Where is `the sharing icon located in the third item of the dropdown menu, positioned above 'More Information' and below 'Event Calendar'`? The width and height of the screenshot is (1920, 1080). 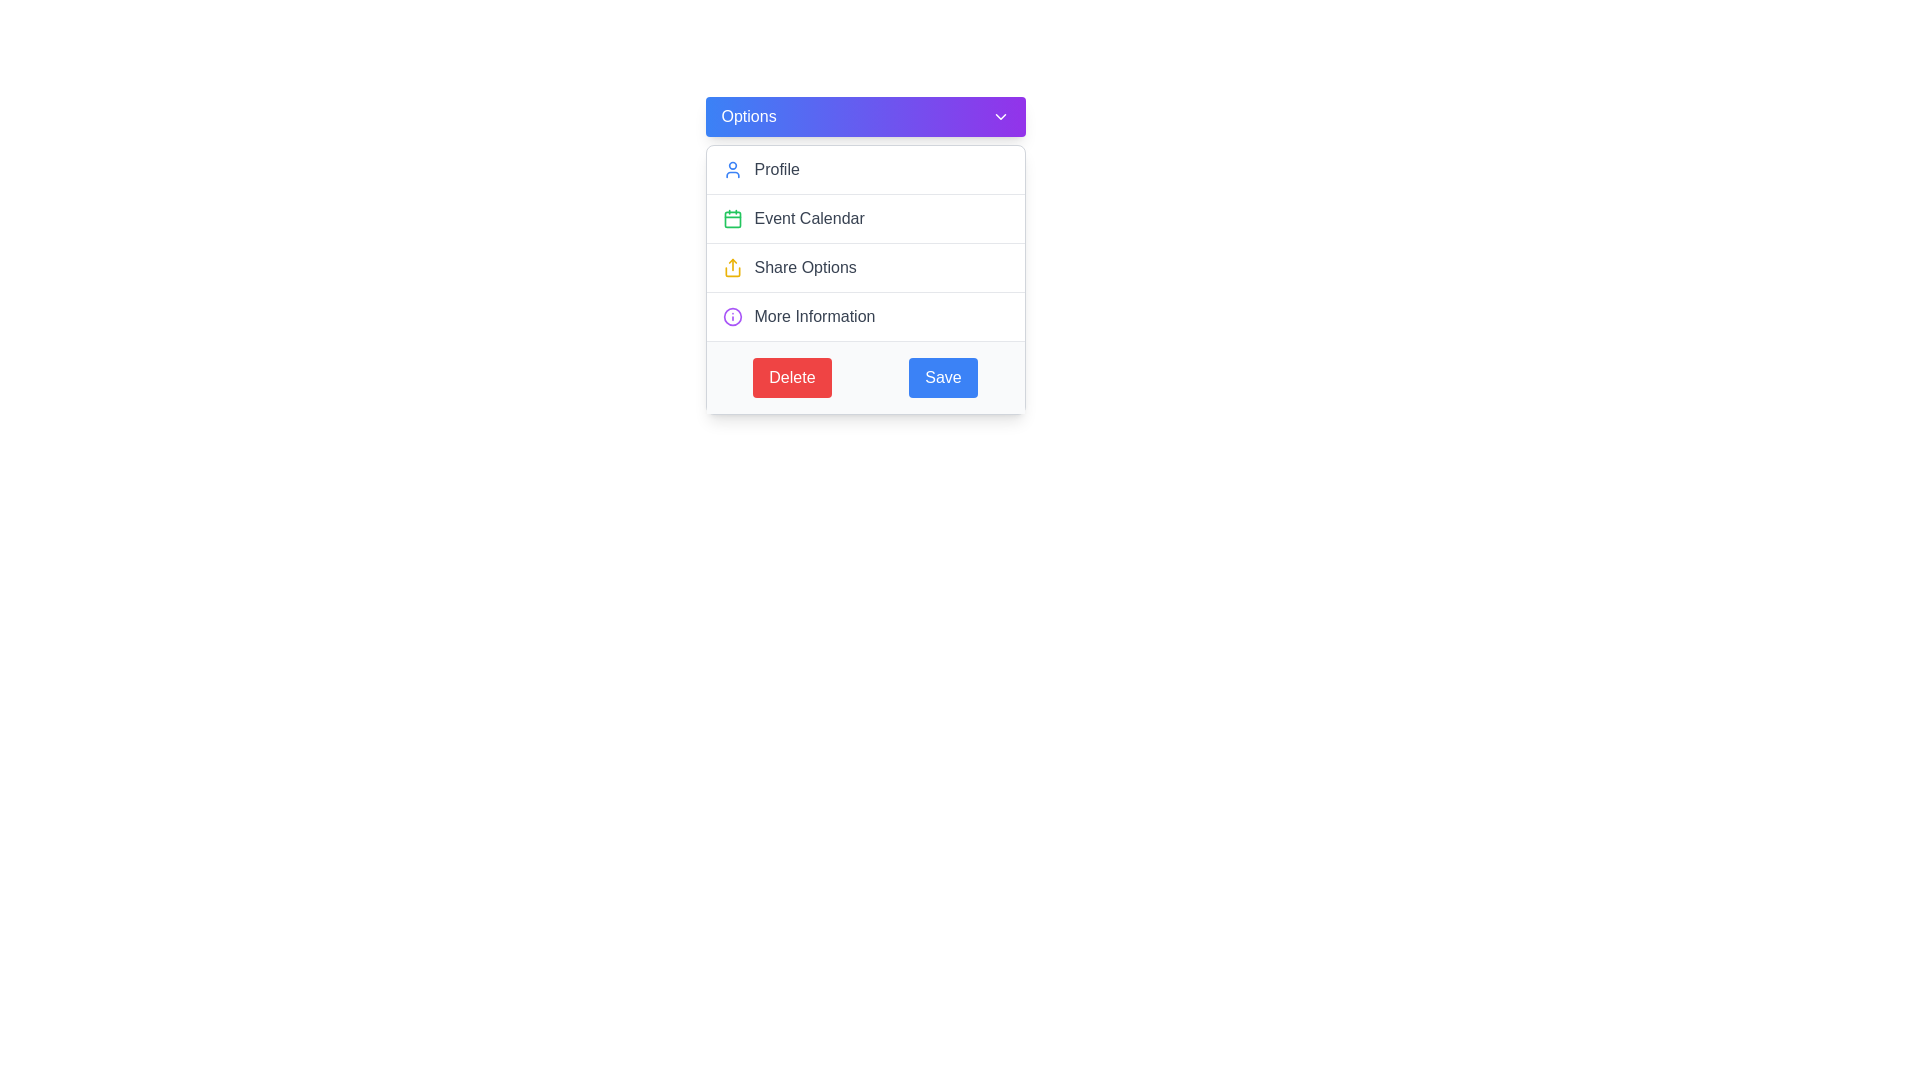 the sharing icon located in the third item of the dropdown menu, positioned above 'More Information' and below 'Event Calendar' is located at coordinates (731, 266).